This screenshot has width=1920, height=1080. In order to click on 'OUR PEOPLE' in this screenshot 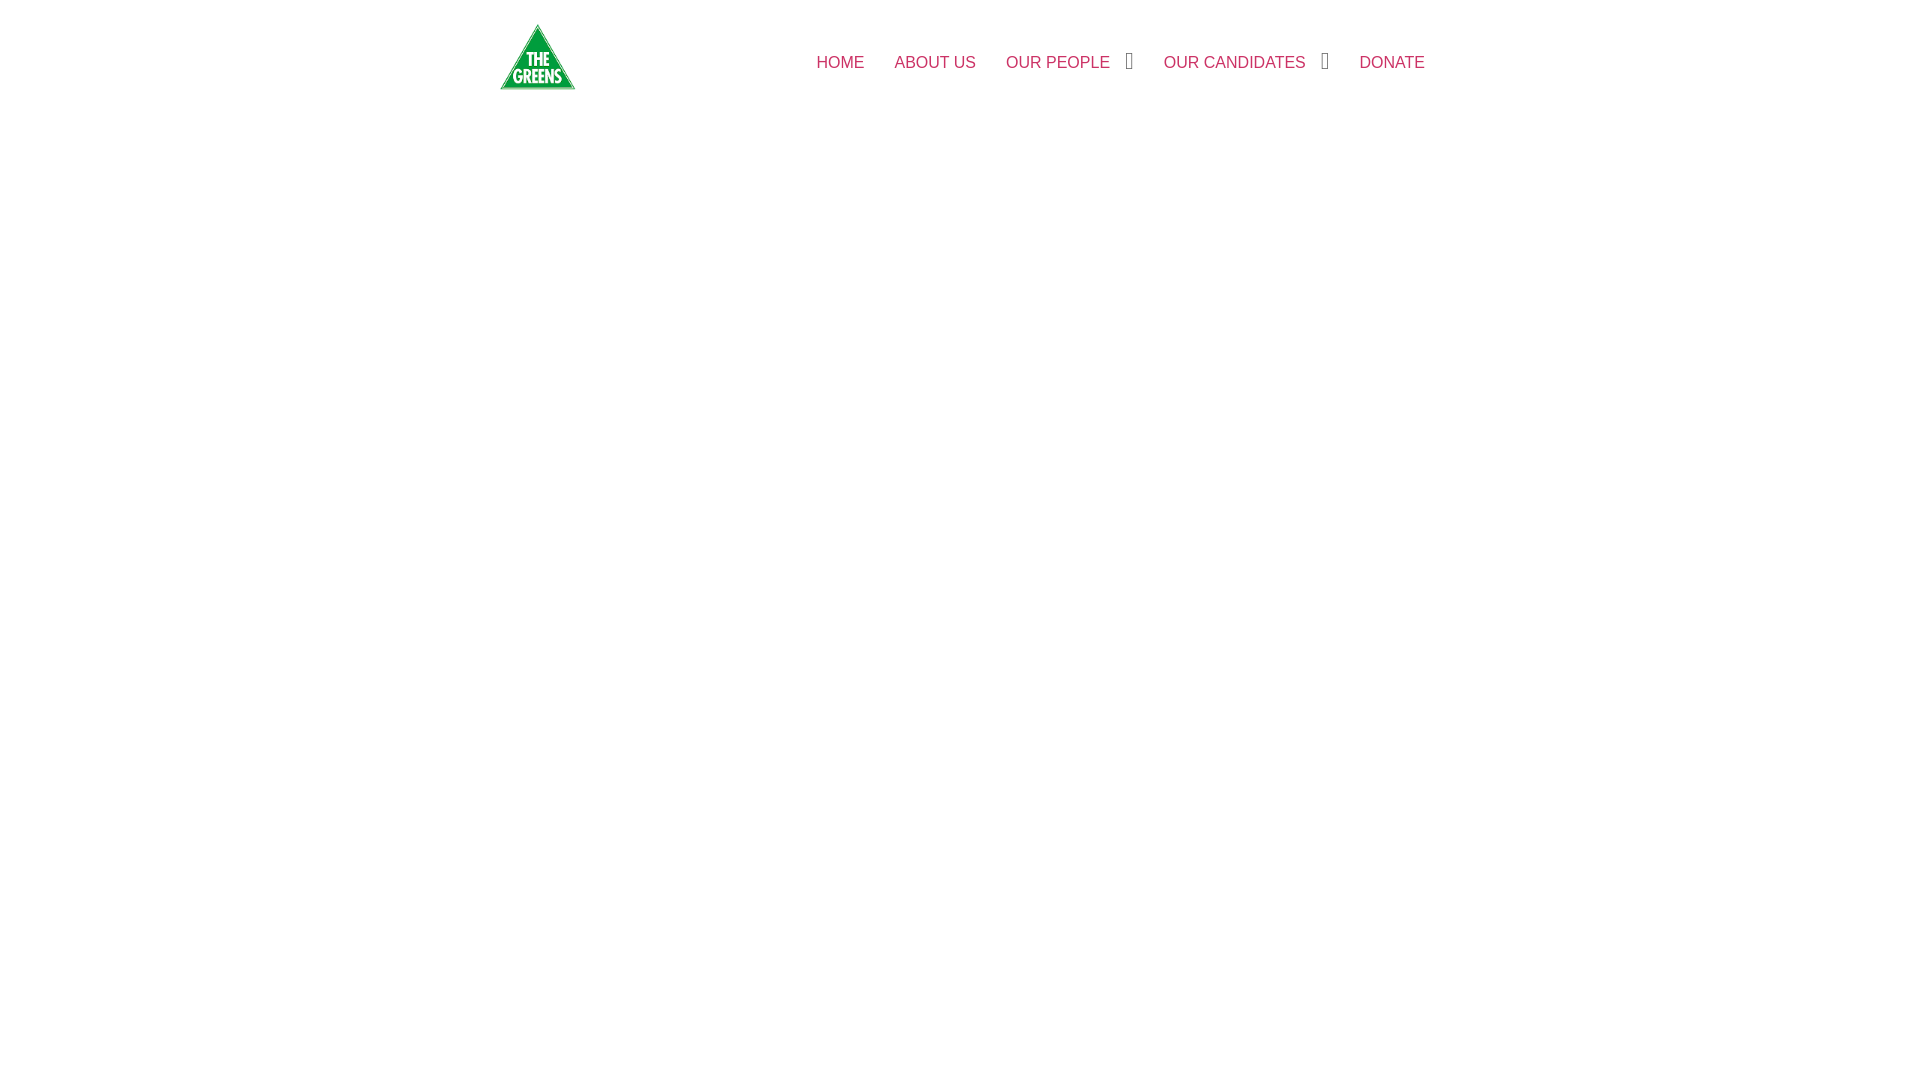, I will do `click(1056, 61)`.